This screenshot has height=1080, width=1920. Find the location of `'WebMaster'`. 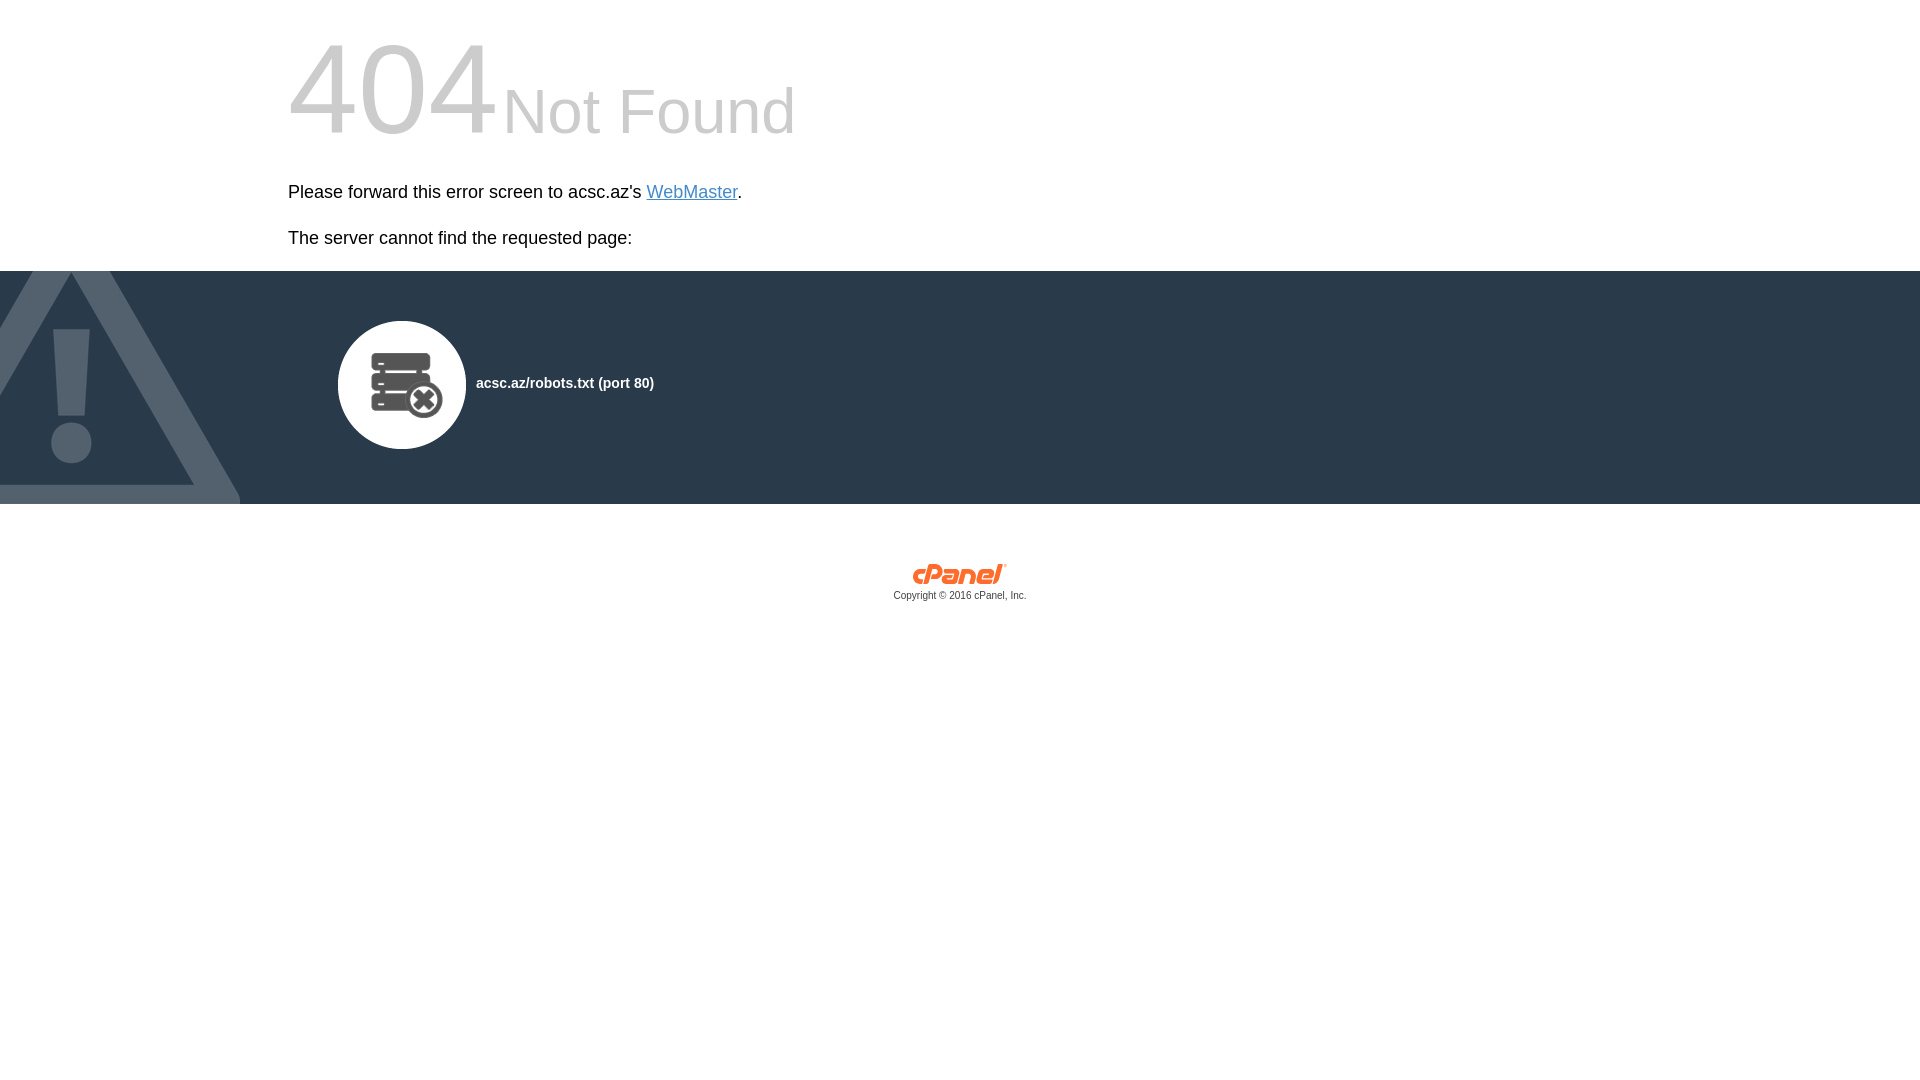

'WebMaster' is located at coordinates (692, 192).